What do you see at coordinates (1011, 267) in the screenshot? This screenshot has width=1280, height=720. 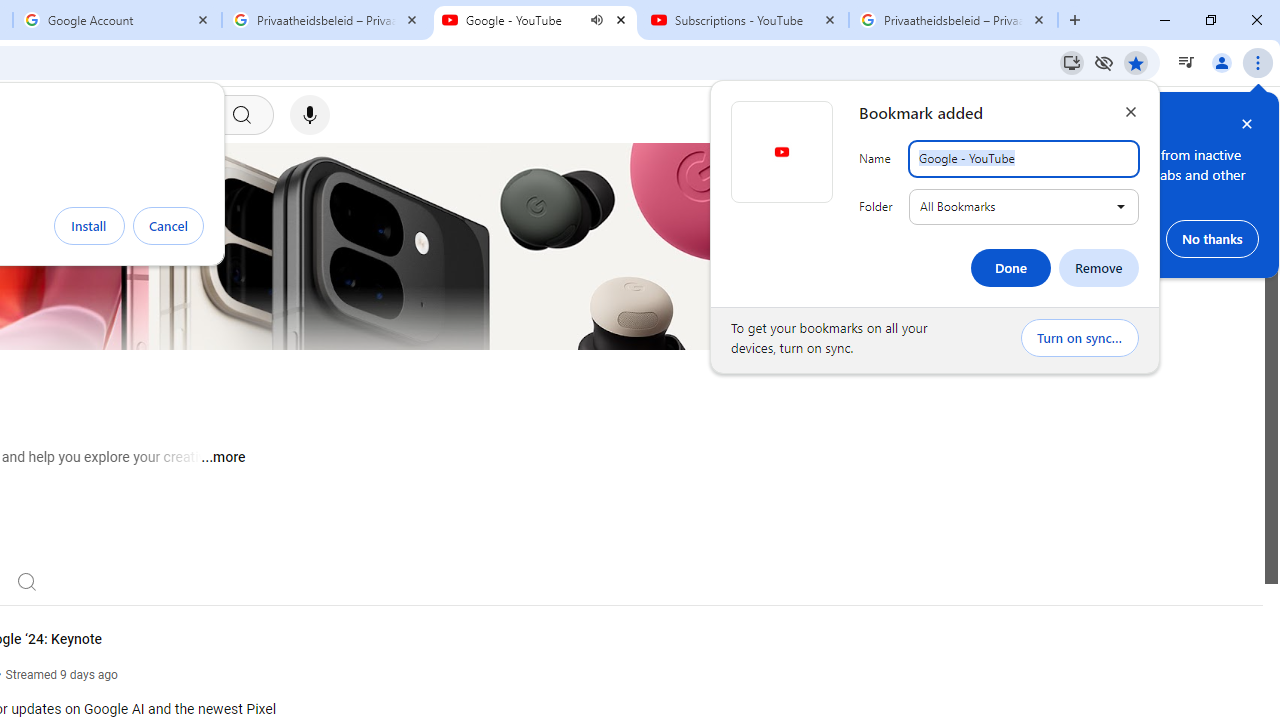 I see `'Done'` at bounding box center [1011, 267].